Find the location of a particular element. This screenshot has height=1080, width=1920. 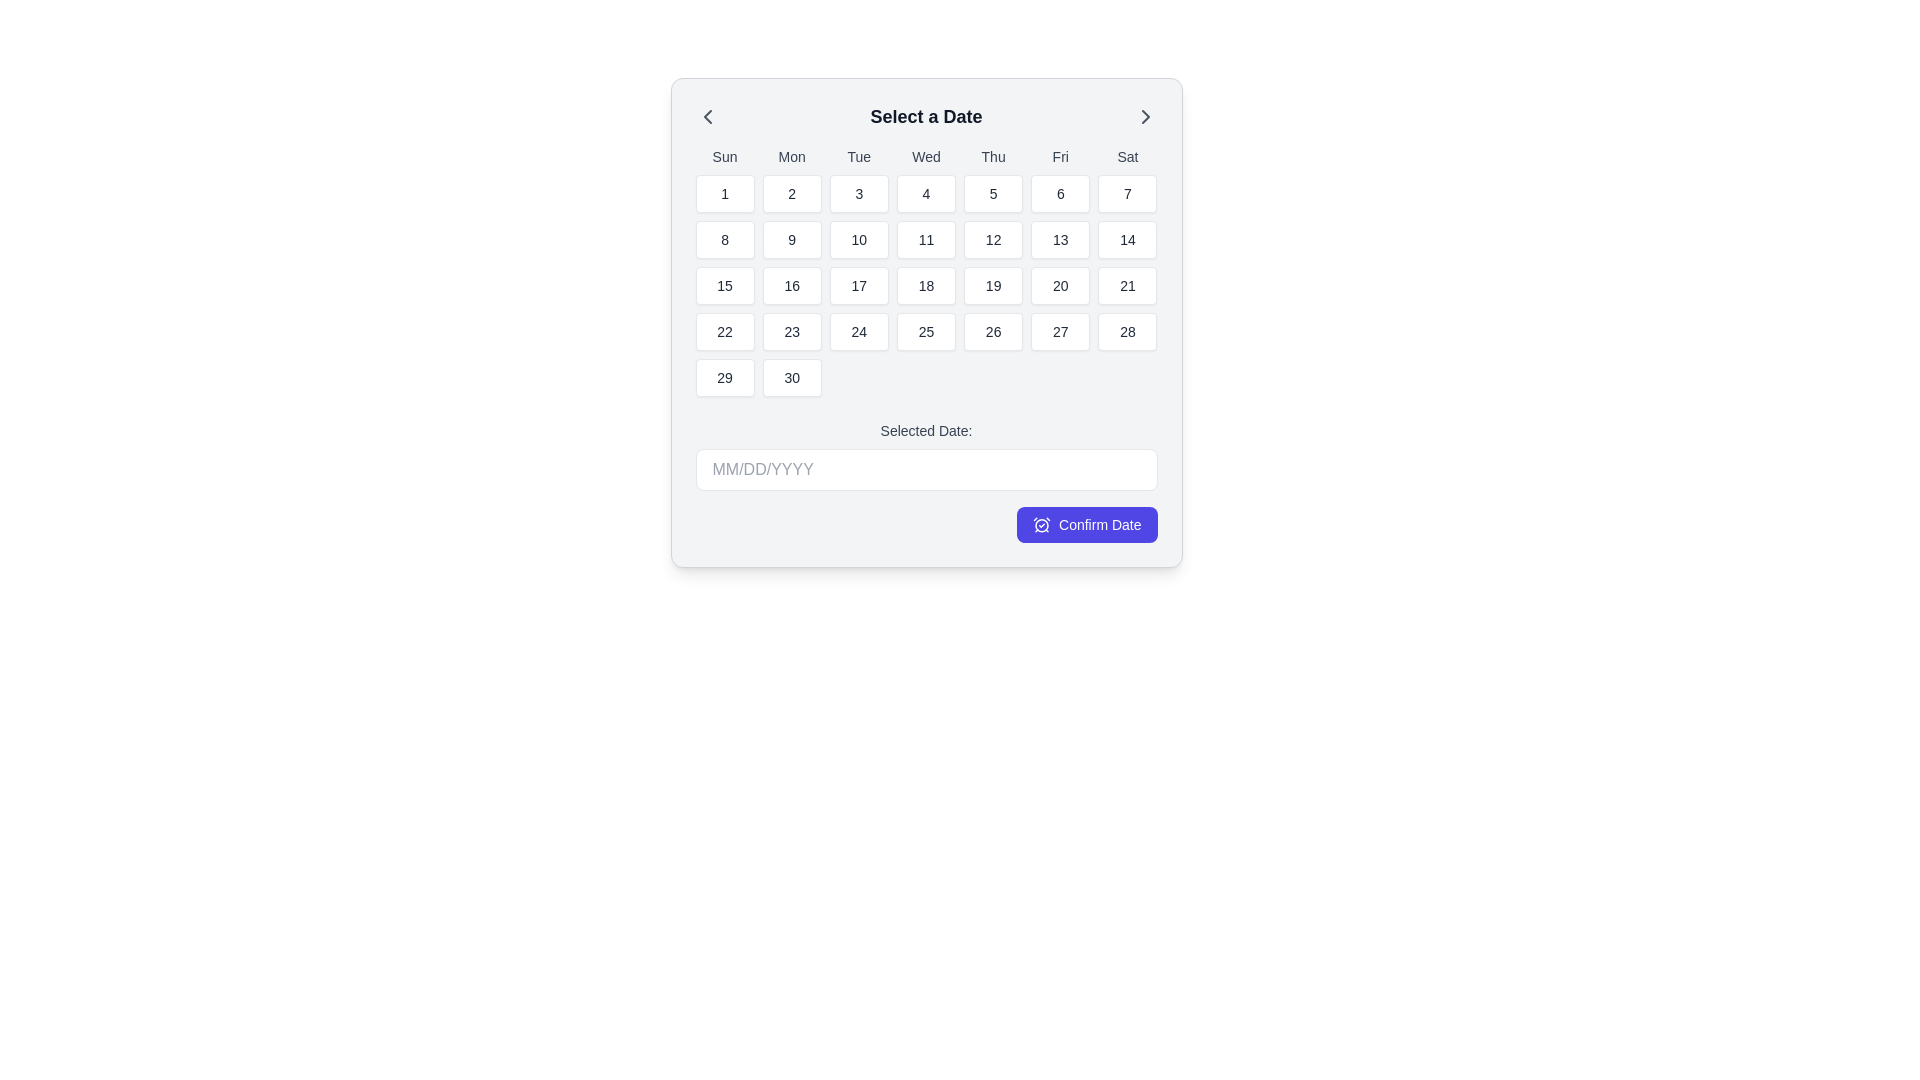

the button representing the date '21' in the calendar interface is located at coordinates (1128, 285).